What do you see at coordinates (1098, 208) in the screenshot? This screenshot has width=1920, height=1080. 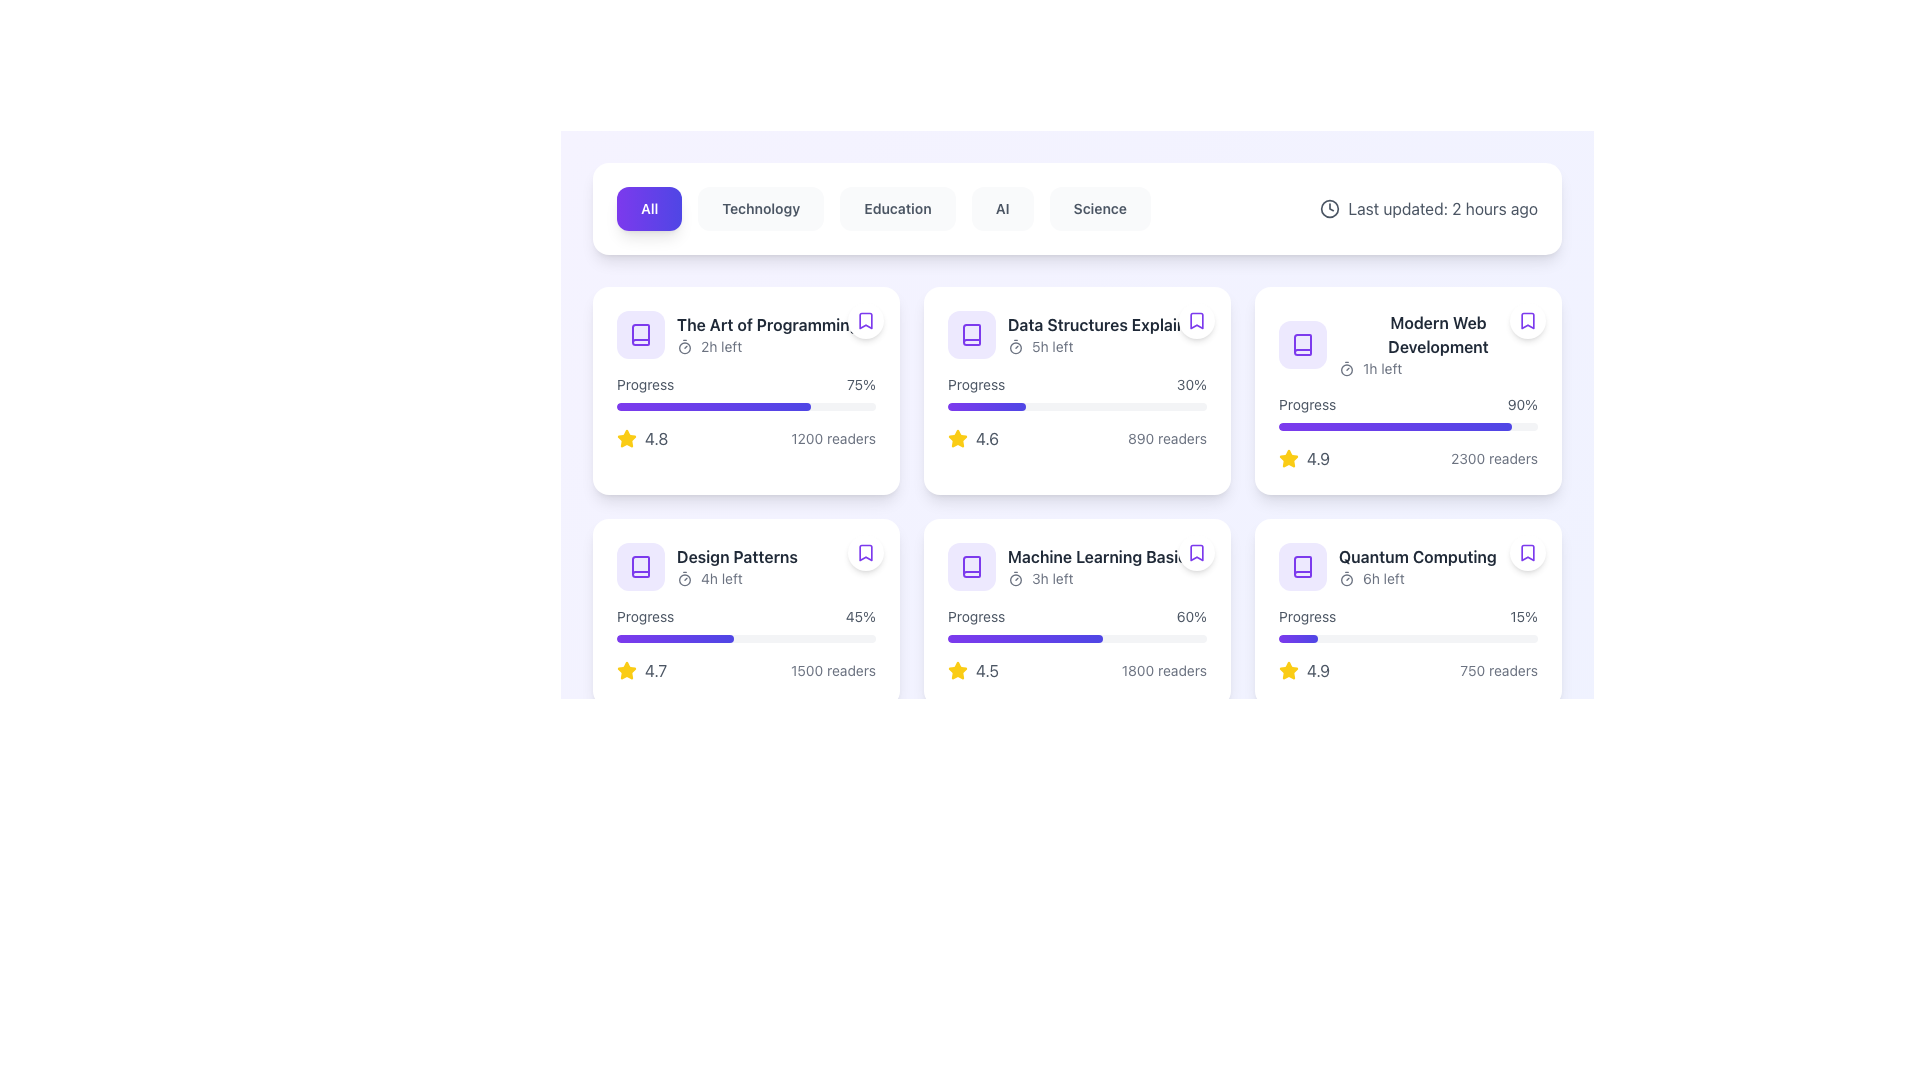 I see `the 'Science' button in the navigation bar` at bounding box center [1098, 208].